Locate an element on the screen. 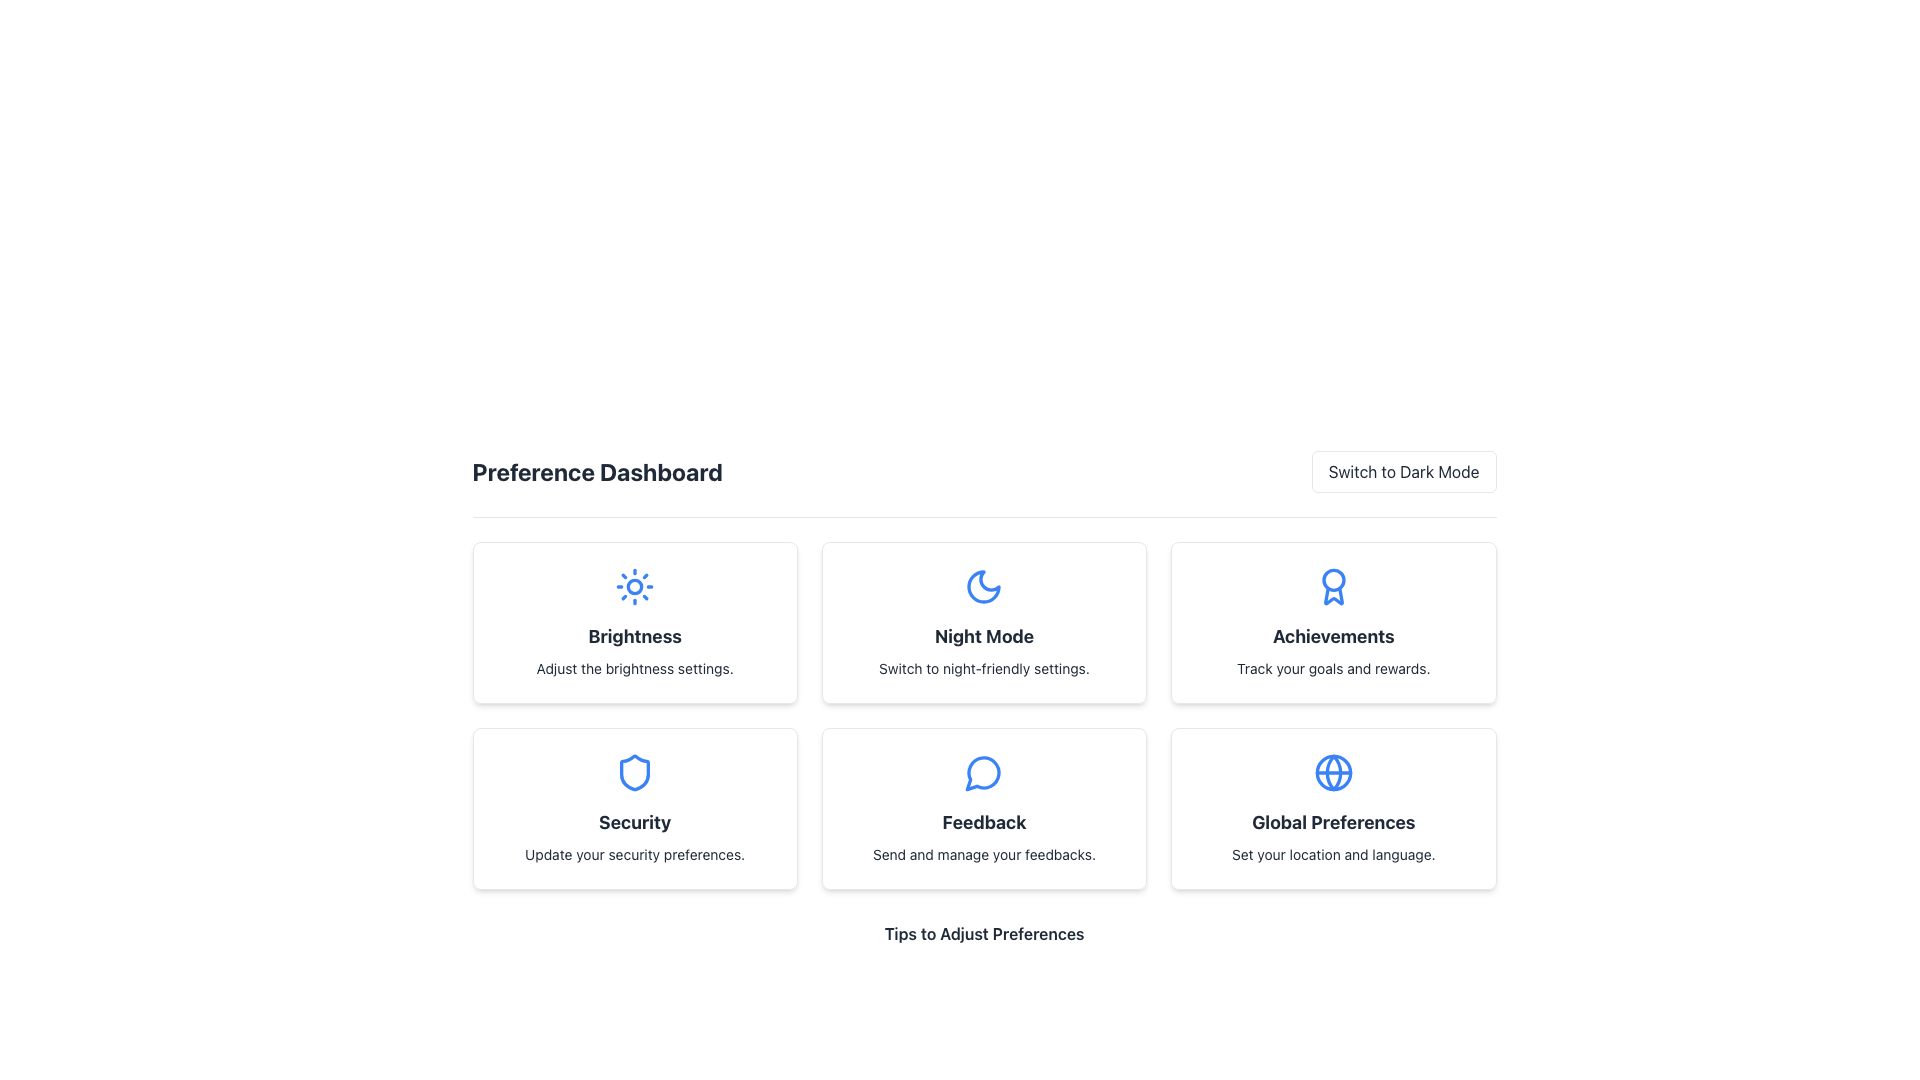  text label displaying 'Achievements' which is located at the center of the card in the grid layout is located at coordinates (1333, 636).